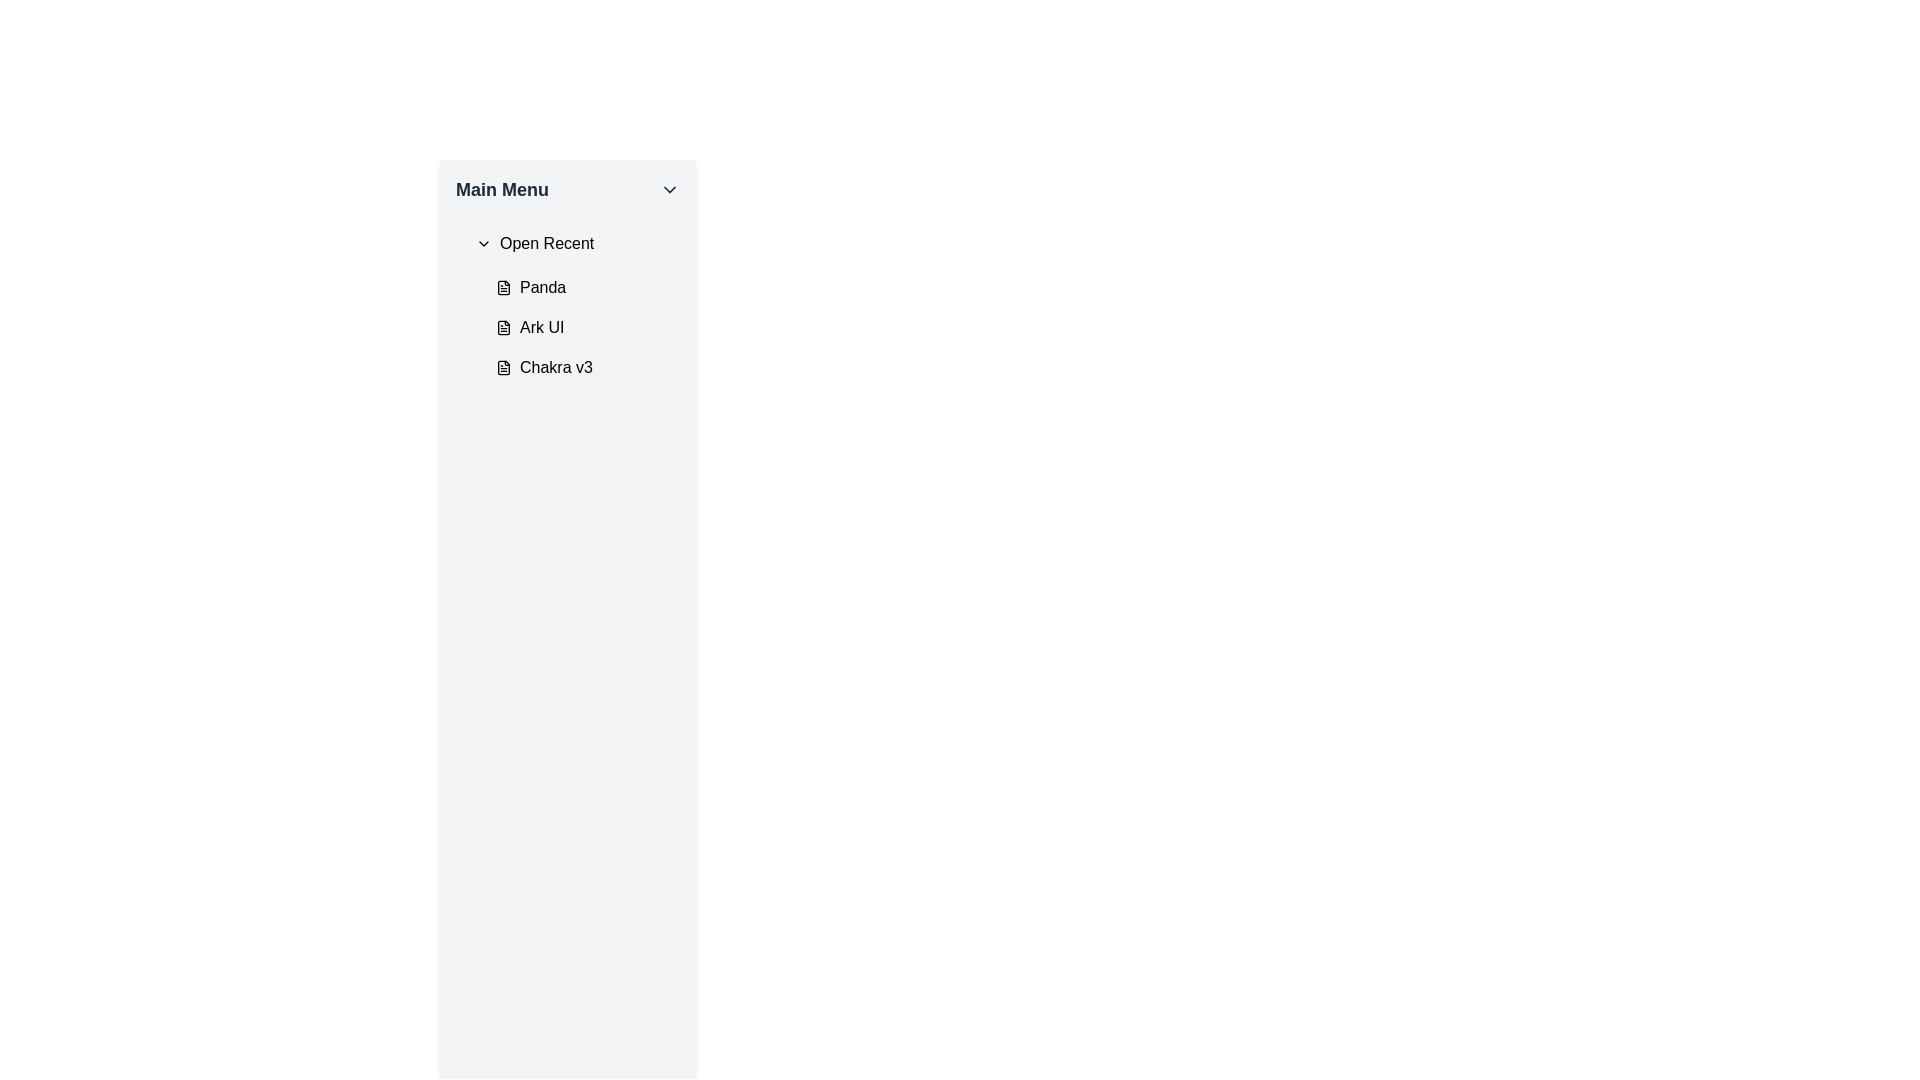 This screenshot has height=1080, width=1920. Describe the element at coordinates (590, 326) in the screenshot. I see `the 'Ark UI' menu item located in the middle of three similar items under the 'Open Recent' section of the left-hand sidebar menu` at that location.